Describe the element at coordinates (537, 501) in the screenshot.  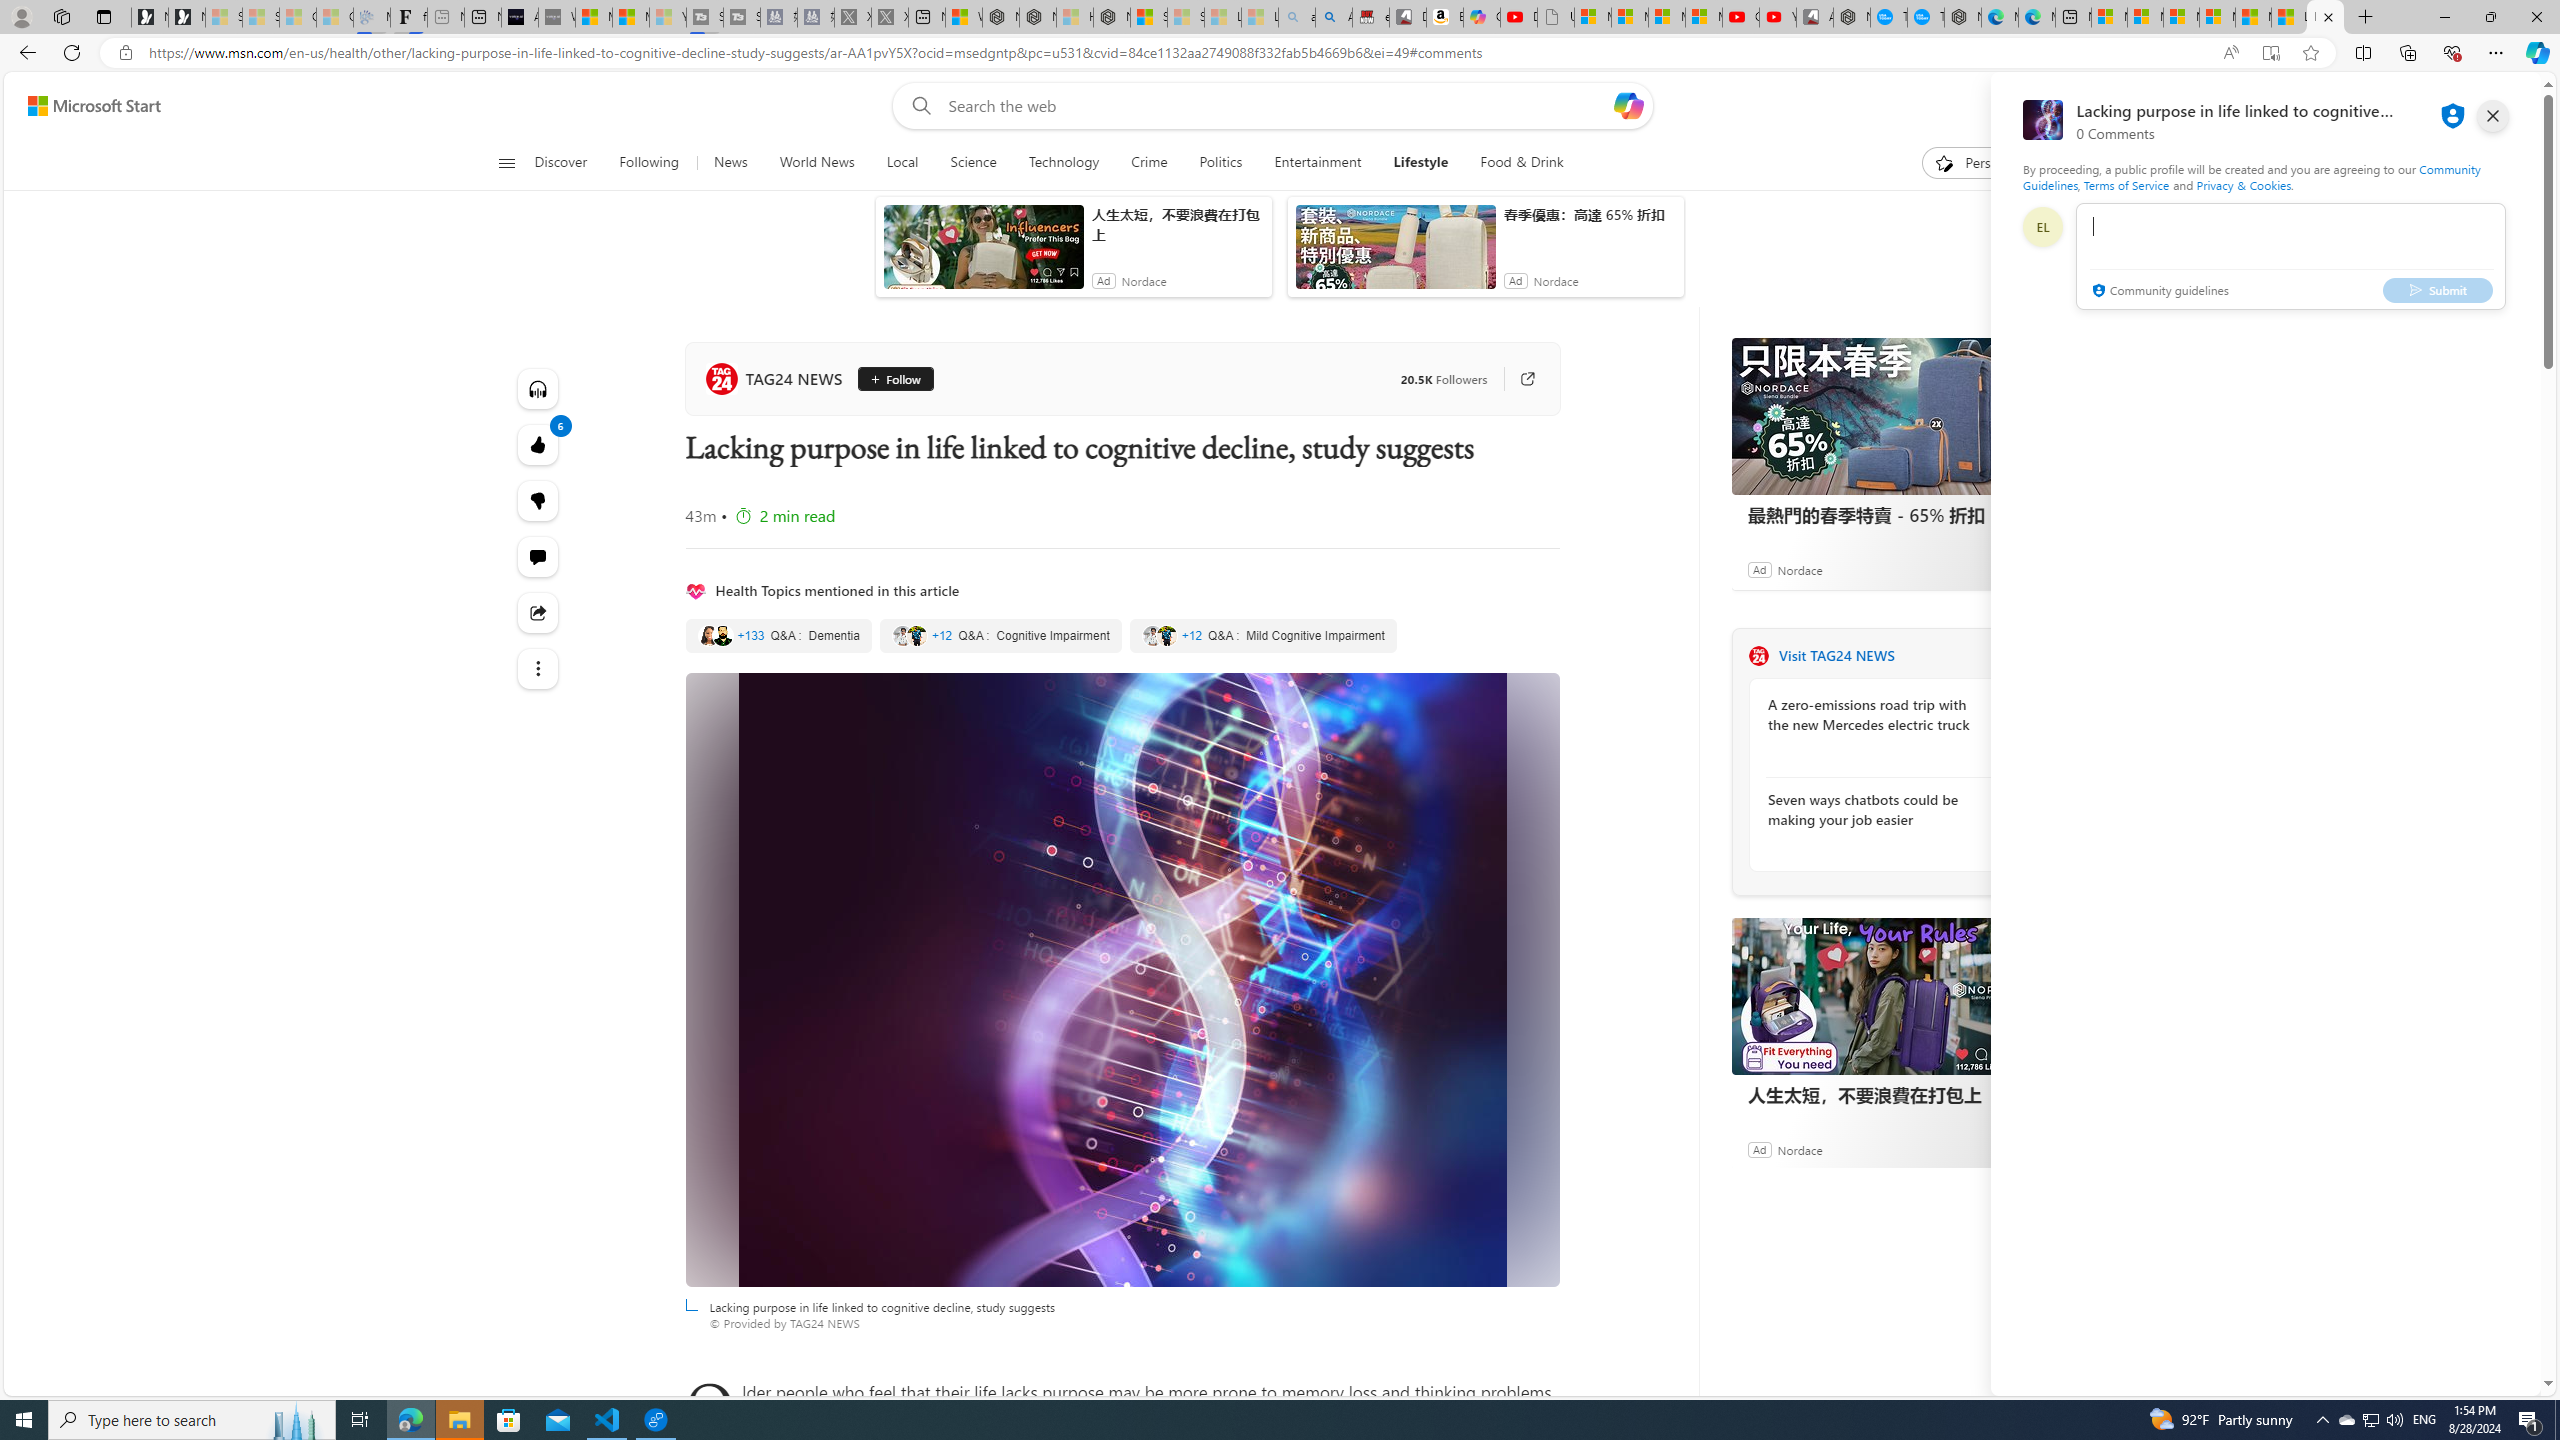
I see `'More like this6Fewer like thisStart the conversation'` at that location.